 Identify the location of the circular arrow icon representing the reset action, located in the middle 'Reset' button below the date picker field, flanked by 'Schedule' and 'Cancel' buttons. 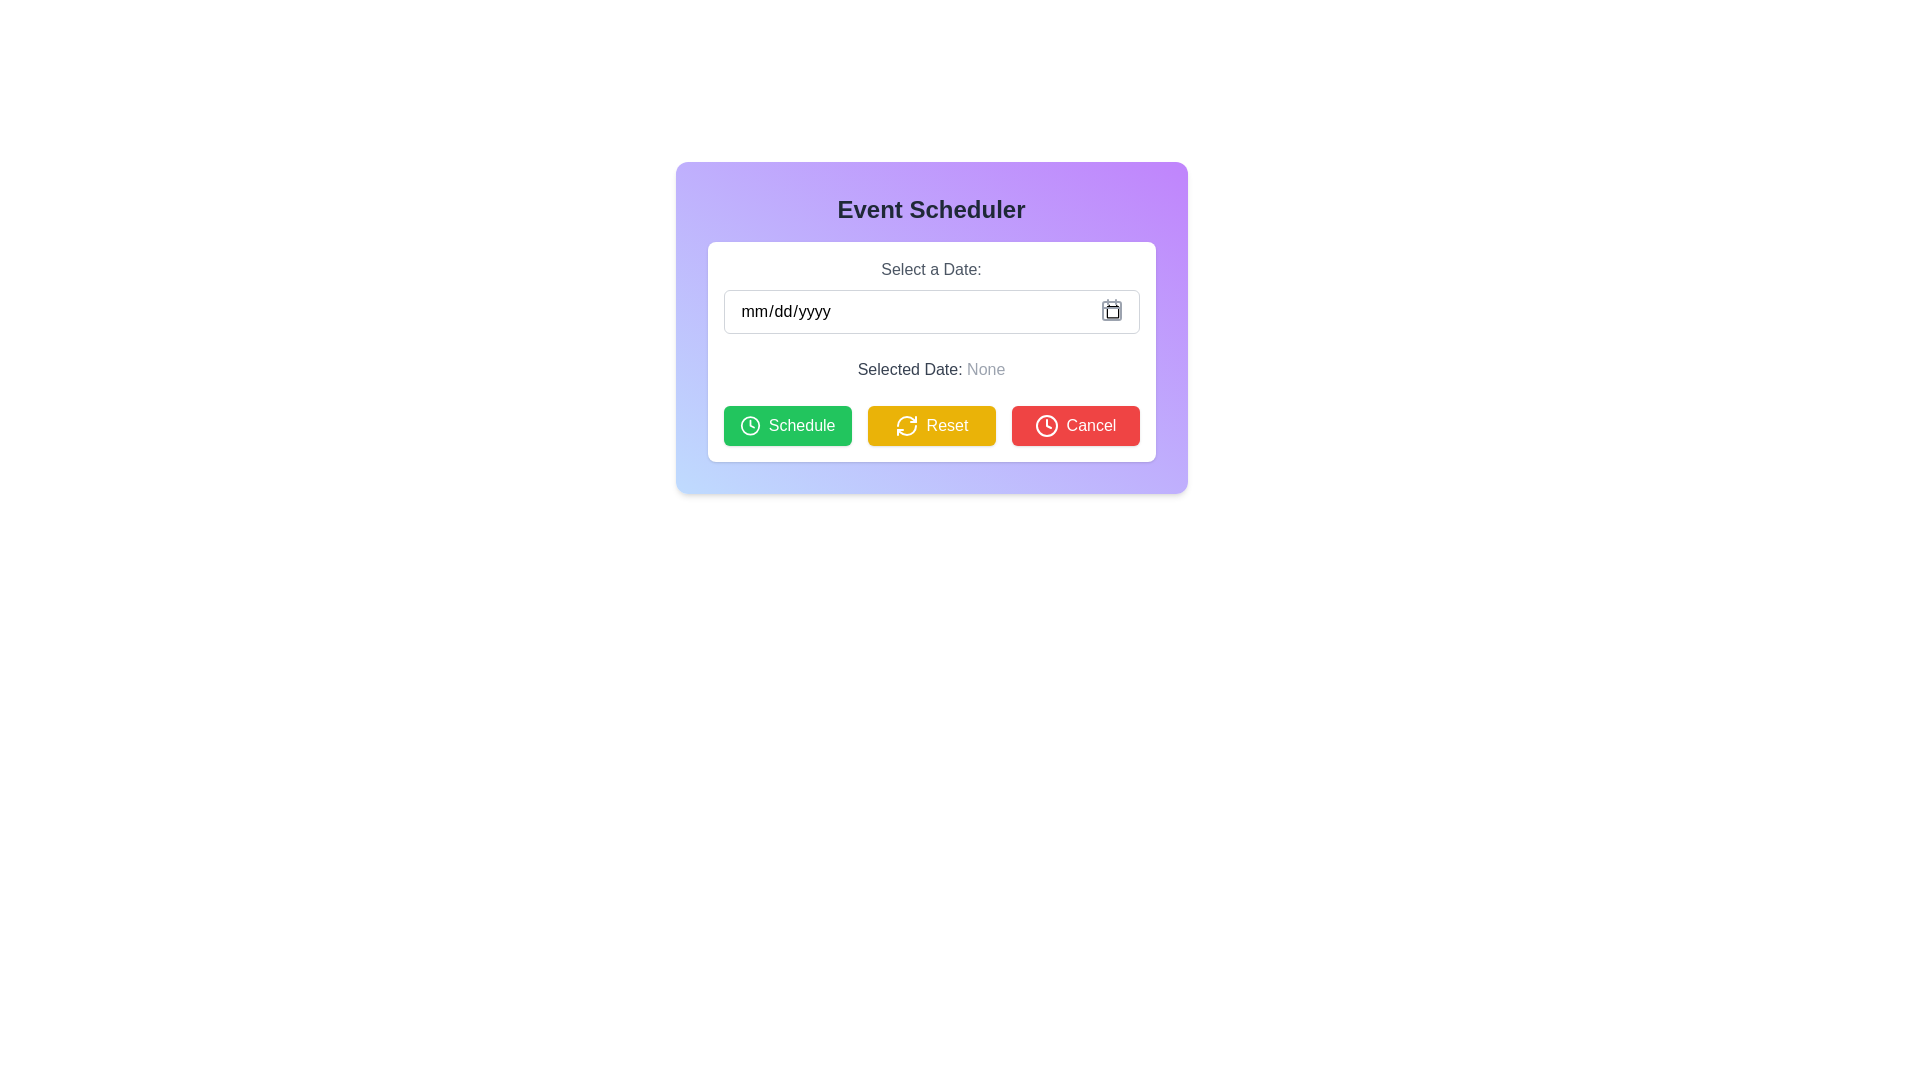
(905, 424).